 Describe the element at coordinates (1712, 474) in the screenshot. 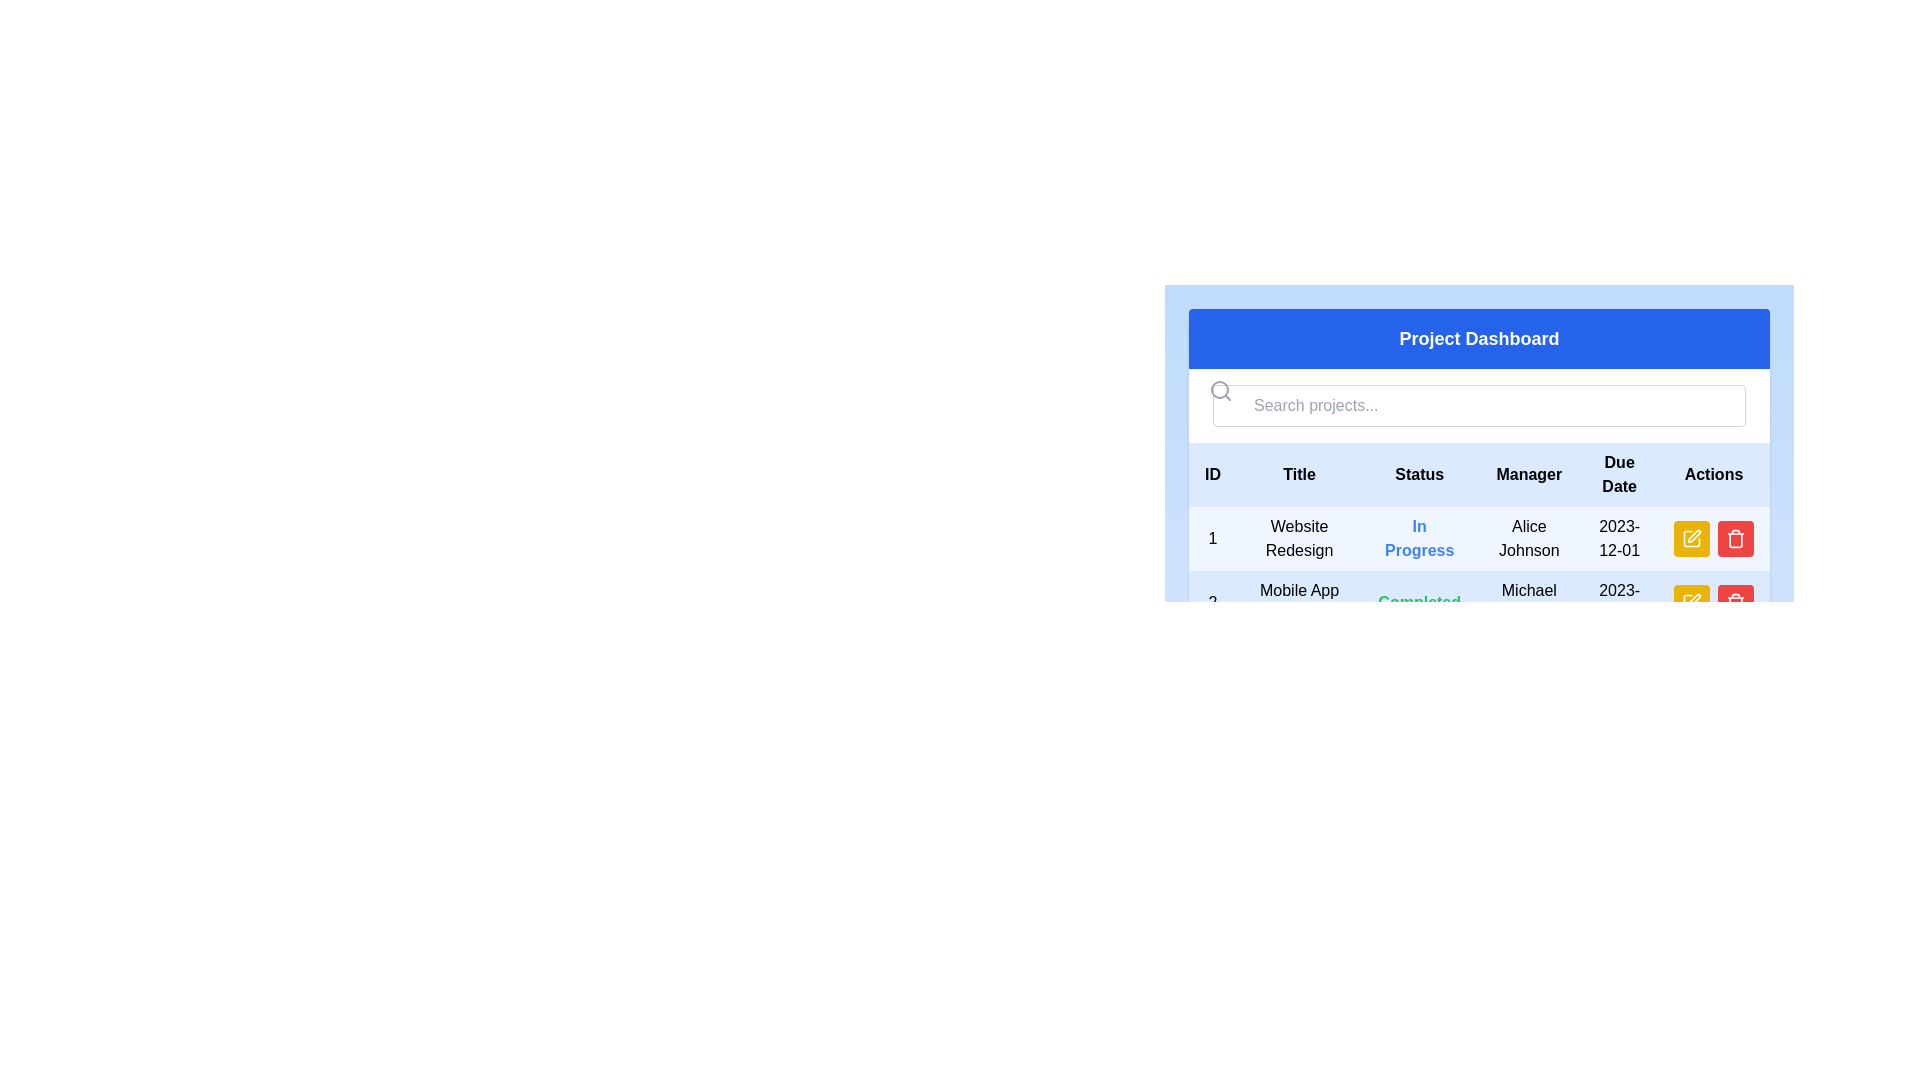

I see `the 'Actions' text label, which is a bold black font on a light blue background located in the rightmost column header above a table` at that location.